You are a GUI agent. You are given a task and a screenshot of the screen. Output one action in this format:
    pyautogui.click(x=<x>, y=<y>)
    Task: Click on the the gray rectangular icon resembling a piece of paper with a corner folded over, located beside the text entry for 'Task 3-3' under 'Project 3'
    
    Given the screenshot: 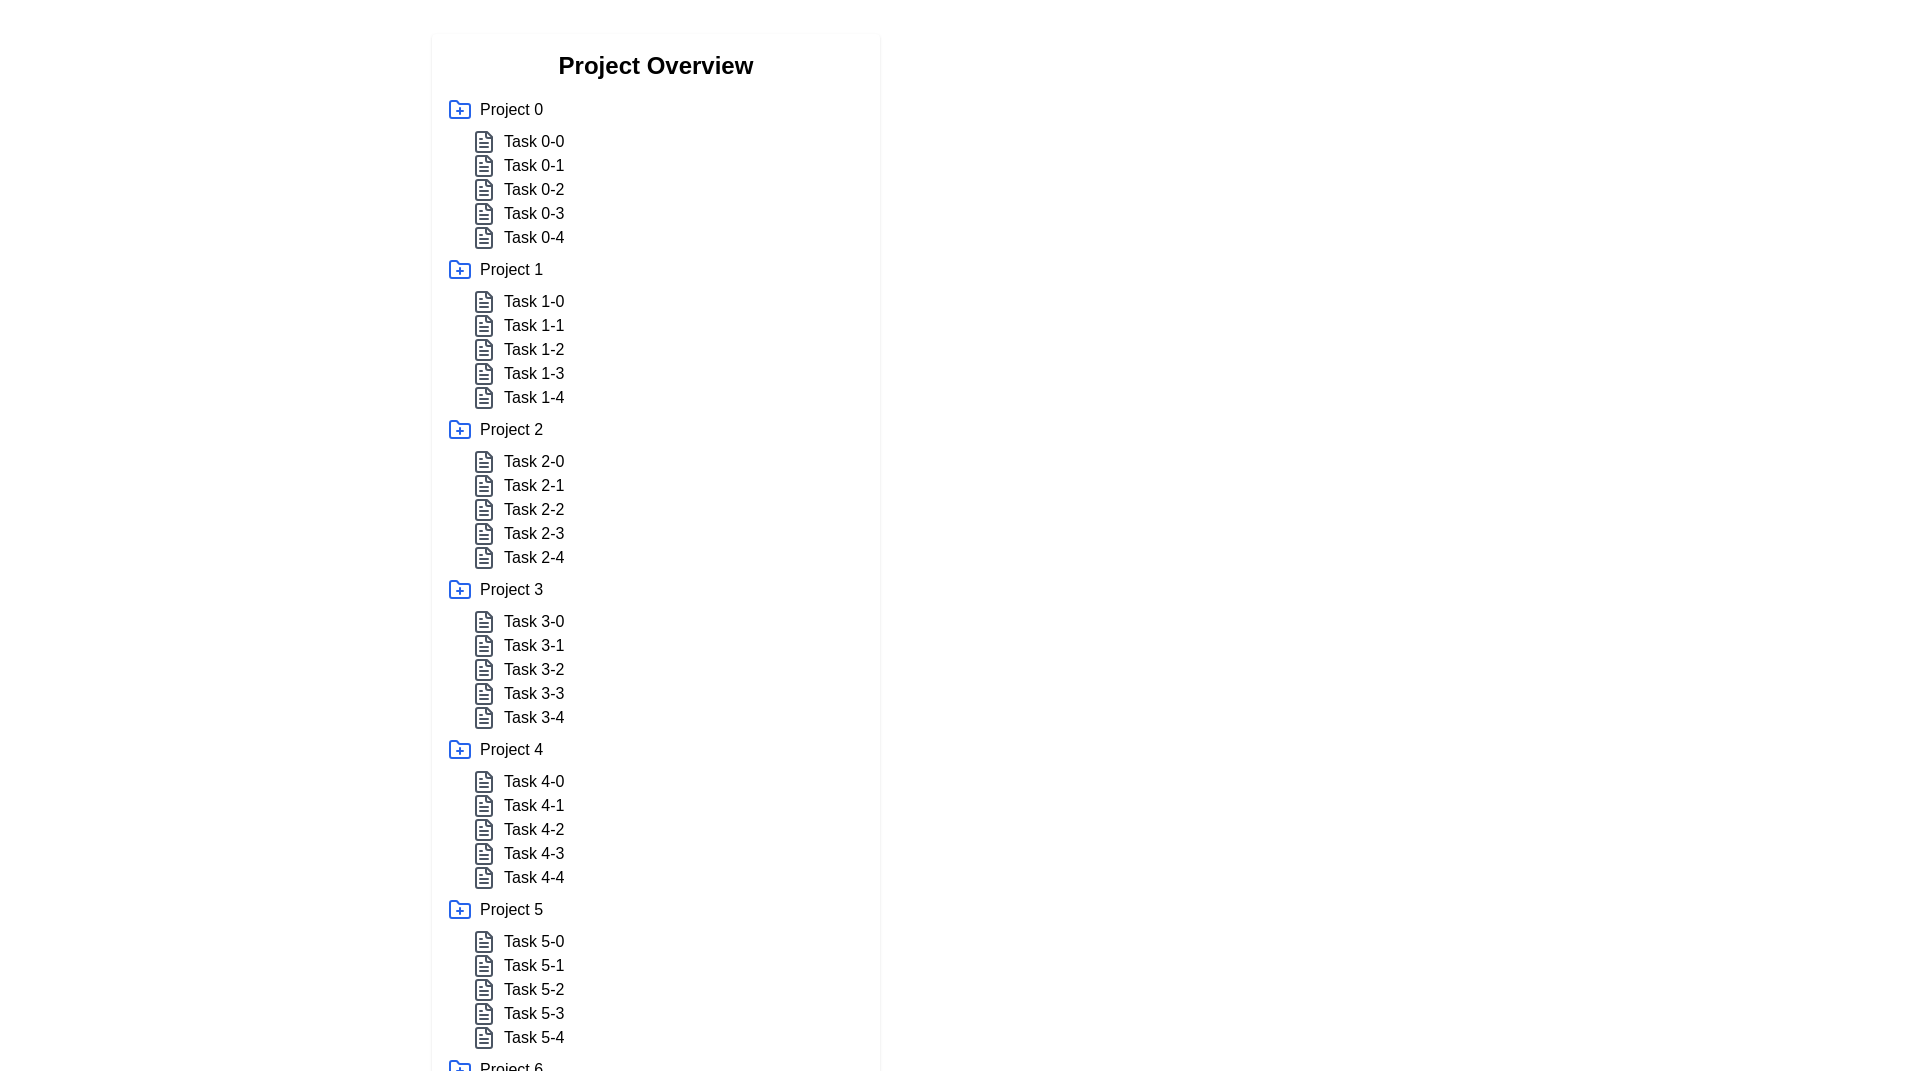 What is the action you would take?
    pyautogui.click(x=484, y=693)
    